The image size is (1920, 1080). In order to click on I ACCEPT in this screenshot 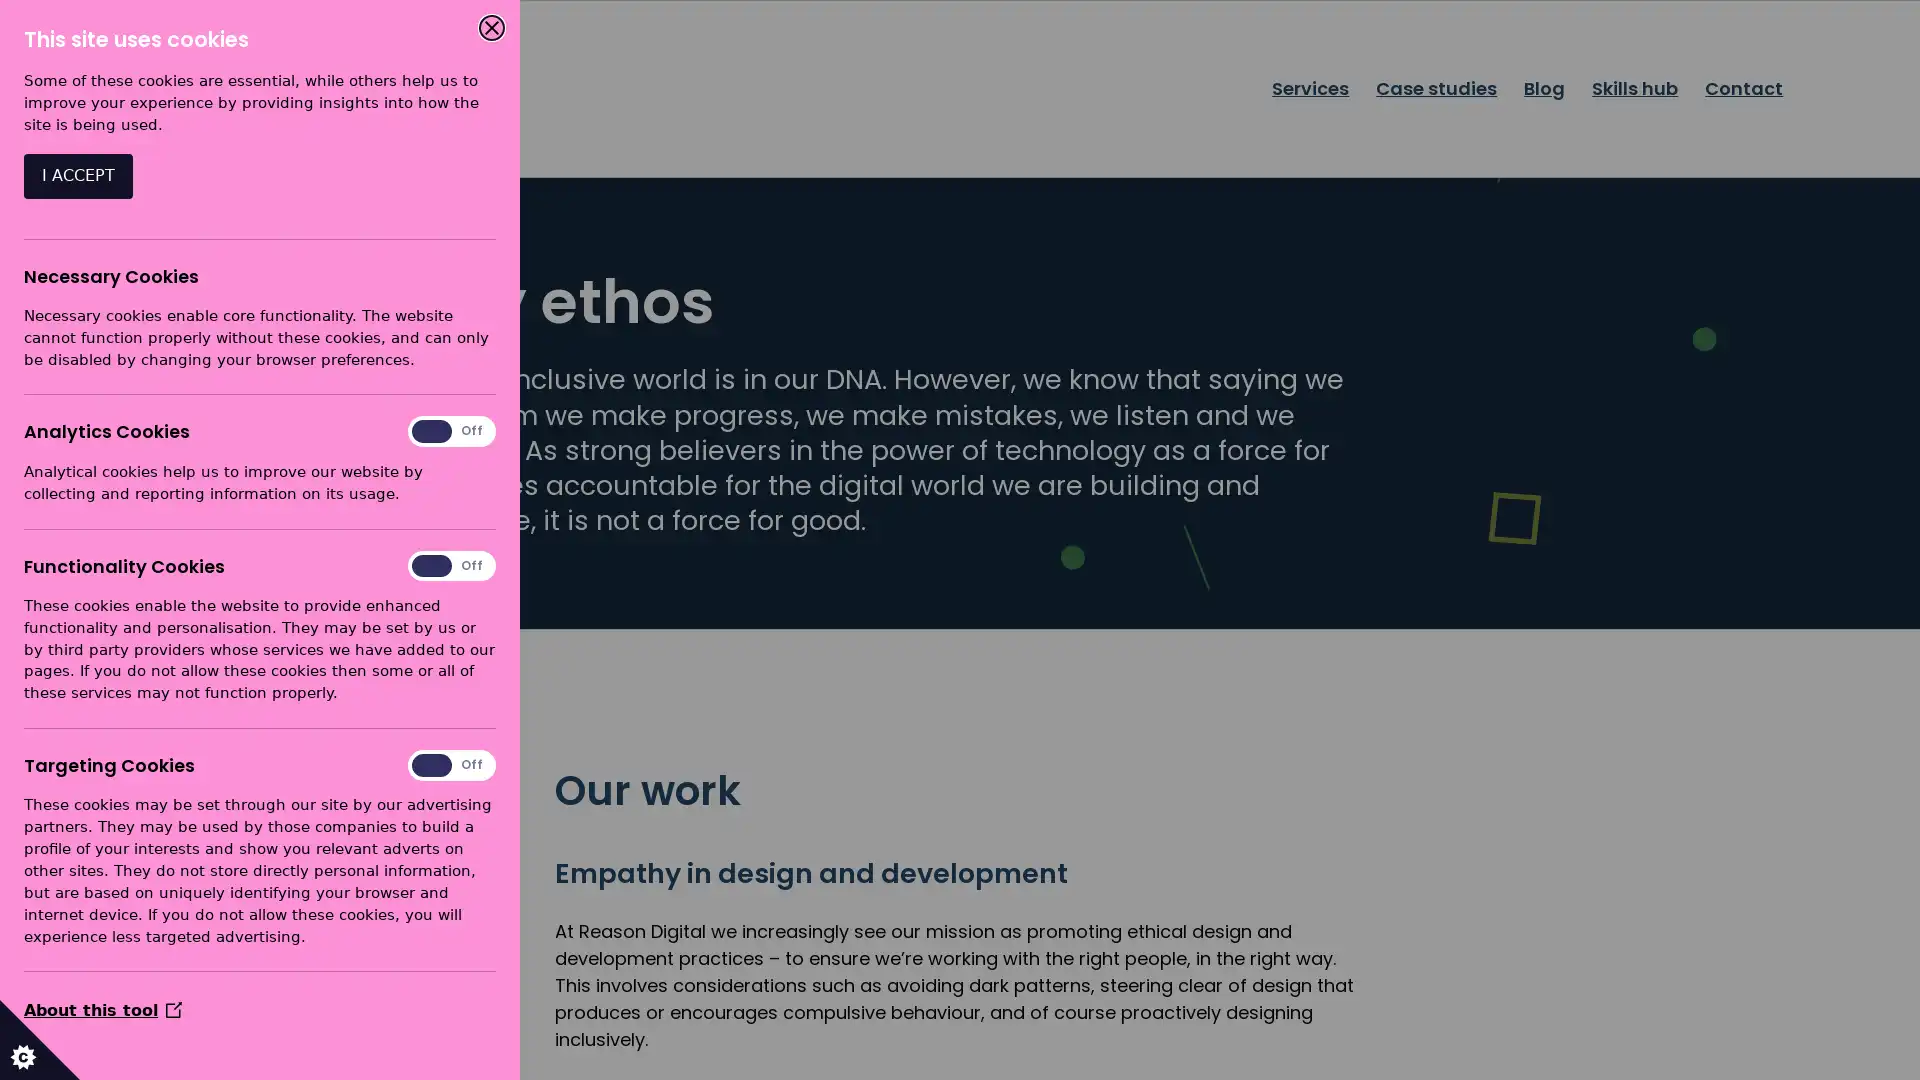, I will do `click(78, 175)`.